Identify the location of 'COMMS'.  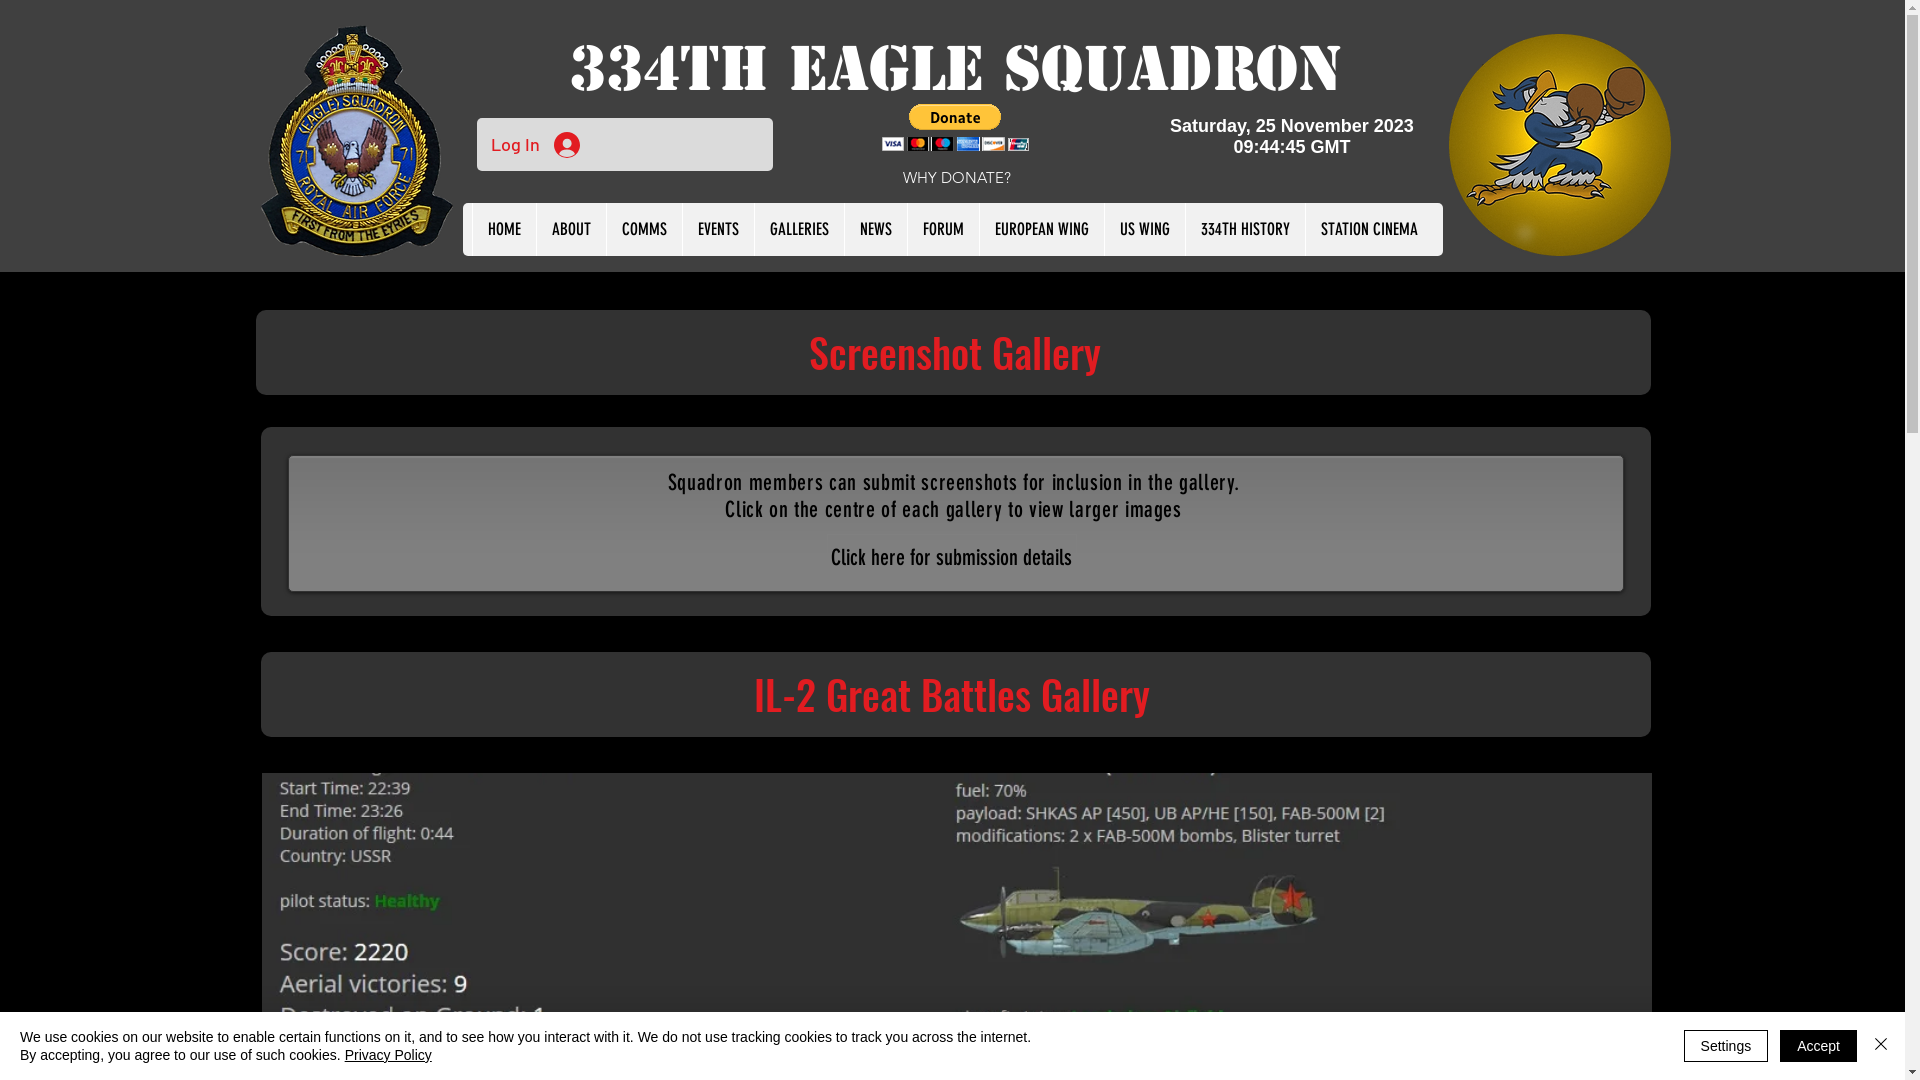
(604, 228).